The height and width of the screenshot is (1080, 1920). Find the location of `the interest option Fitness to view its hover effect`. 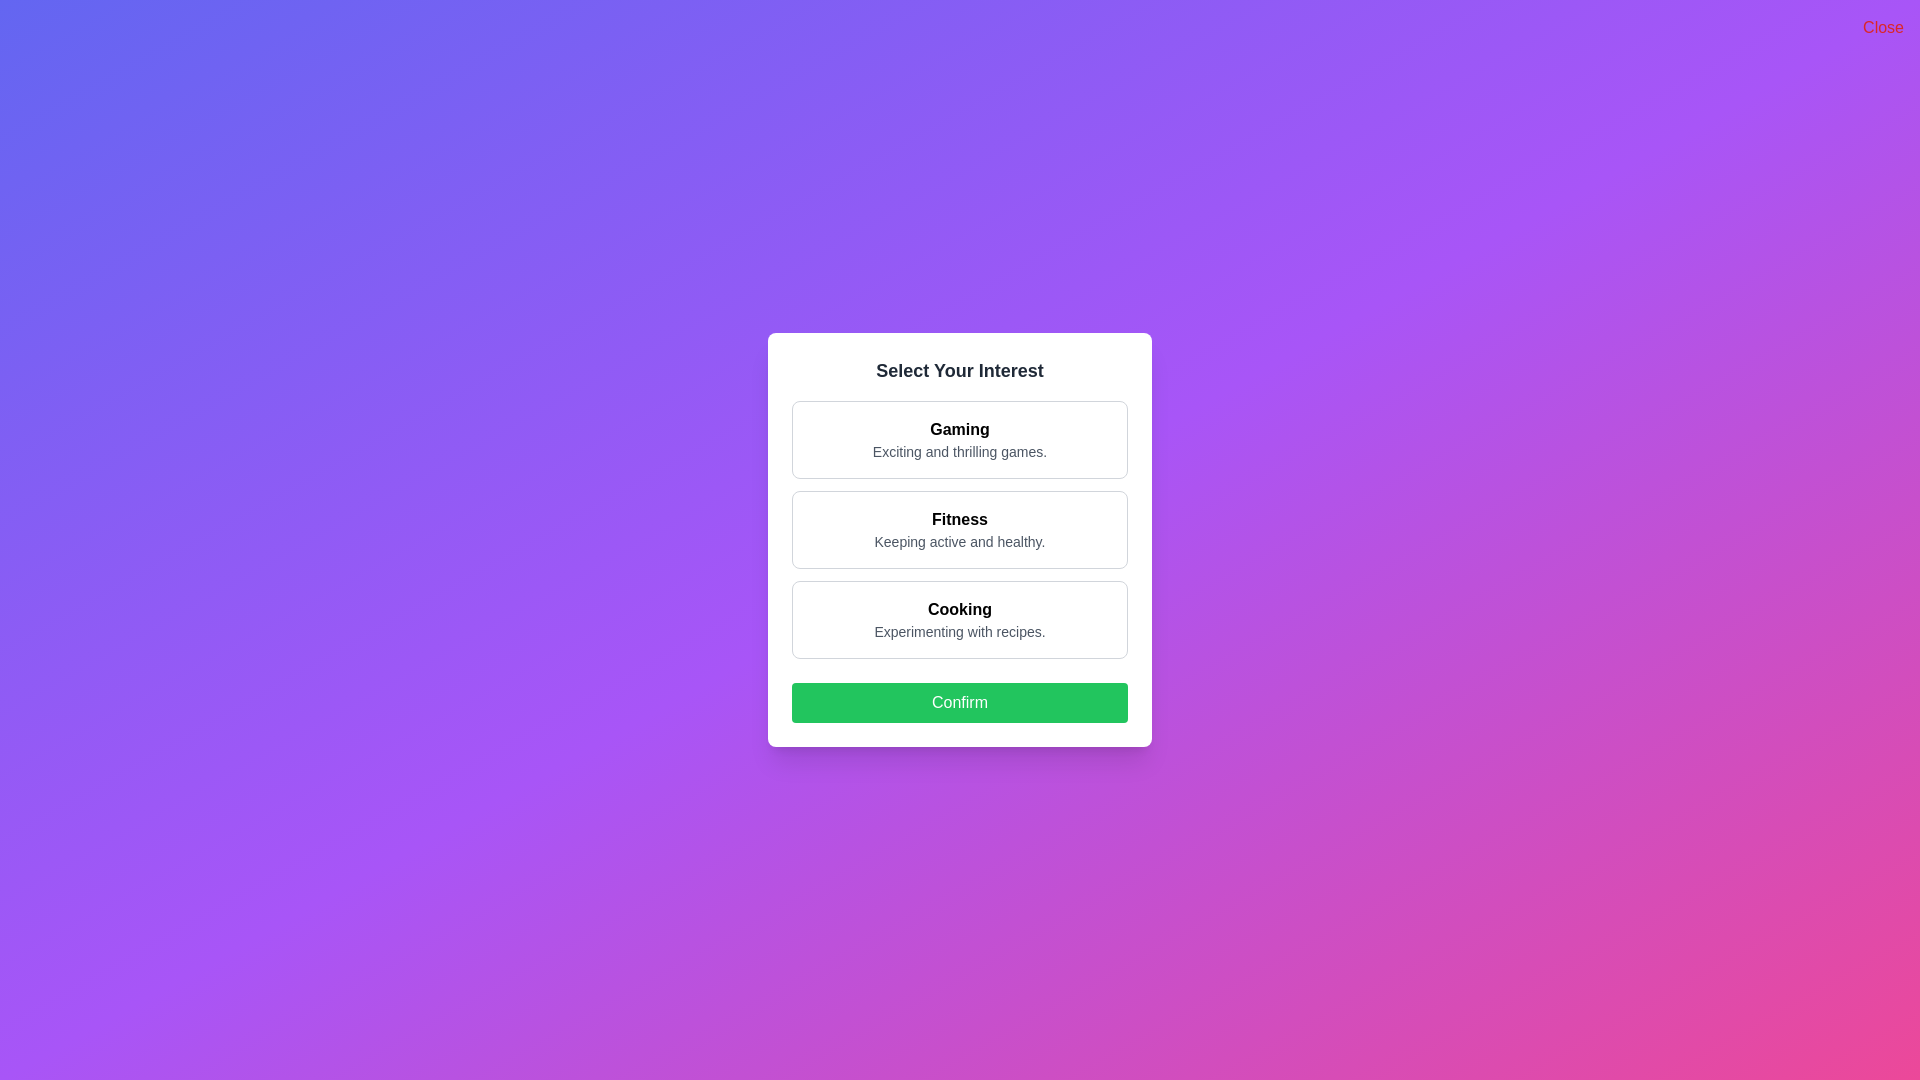

the interest option Fitness to view its hover effect is located at coordinates (960, 528).